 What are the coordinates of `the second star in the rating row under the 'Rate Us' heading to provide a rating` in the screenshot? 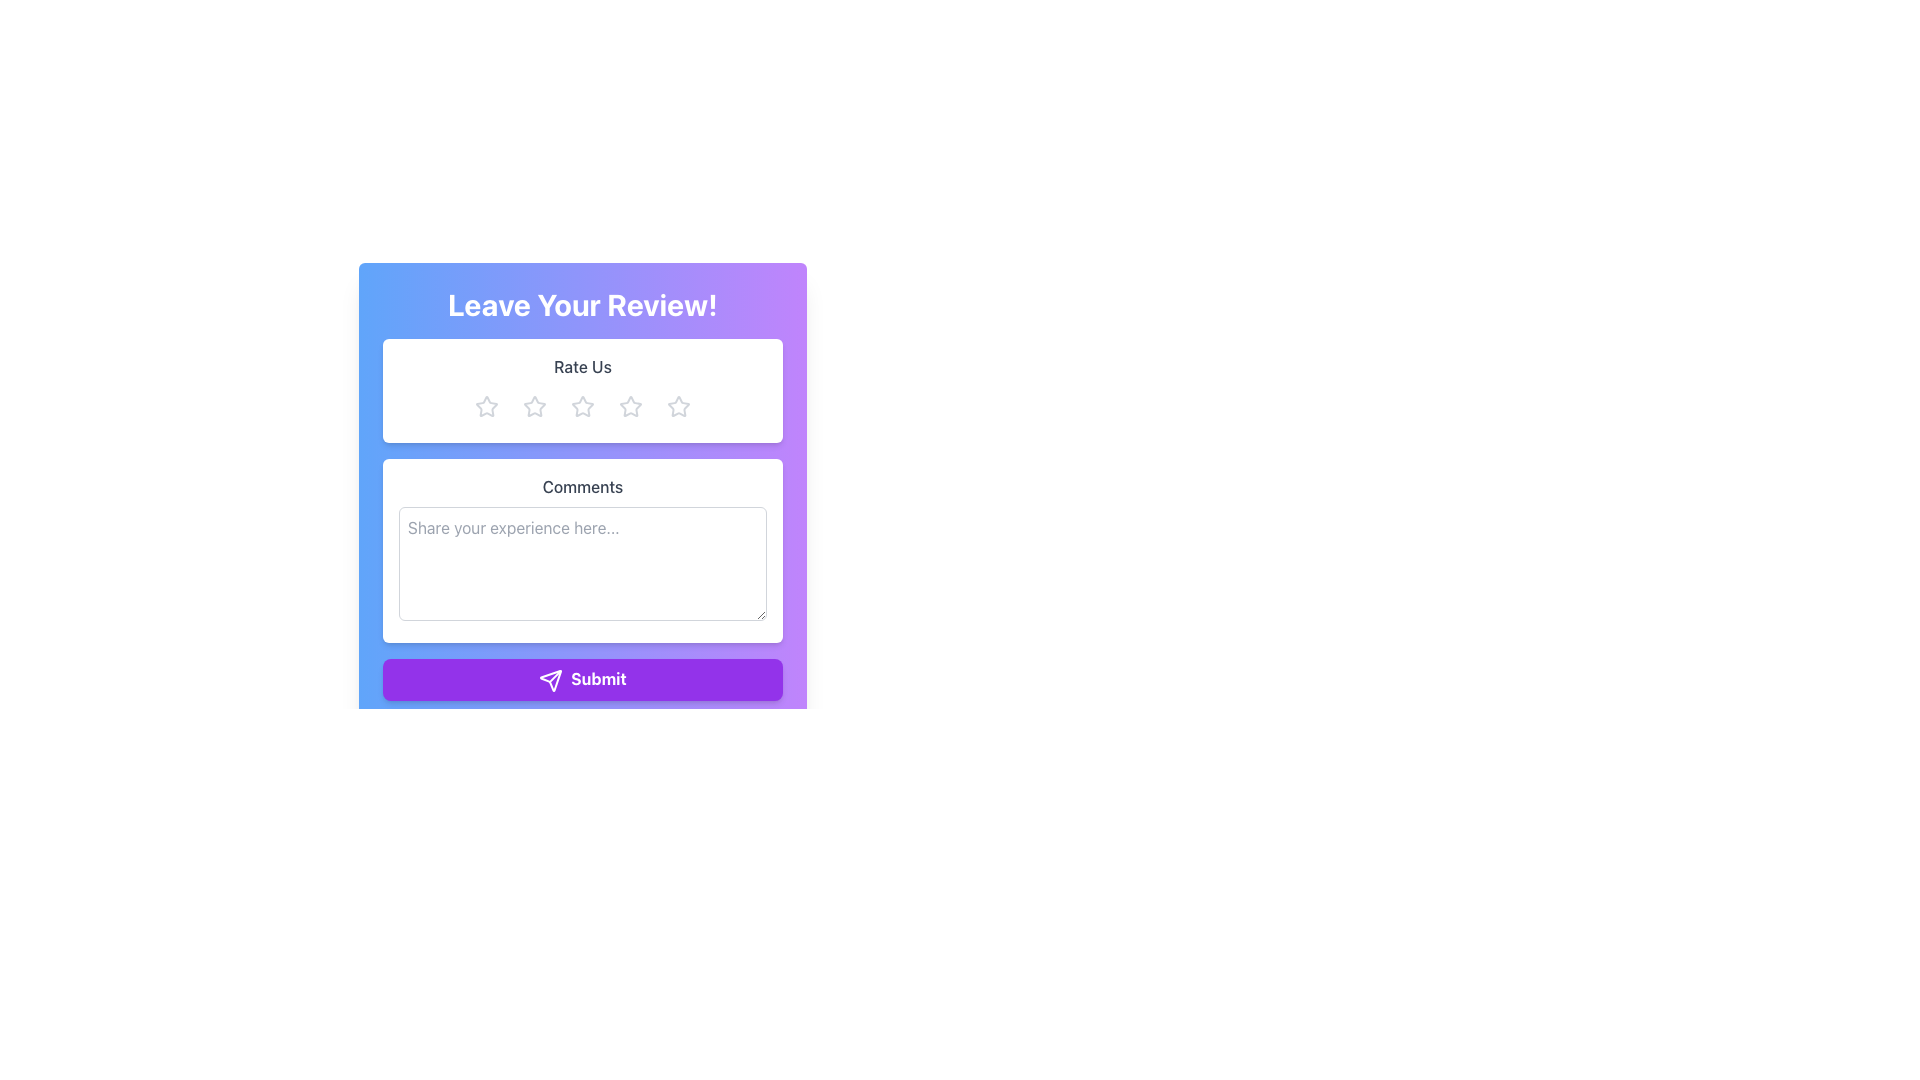 It's located at (581, 405).